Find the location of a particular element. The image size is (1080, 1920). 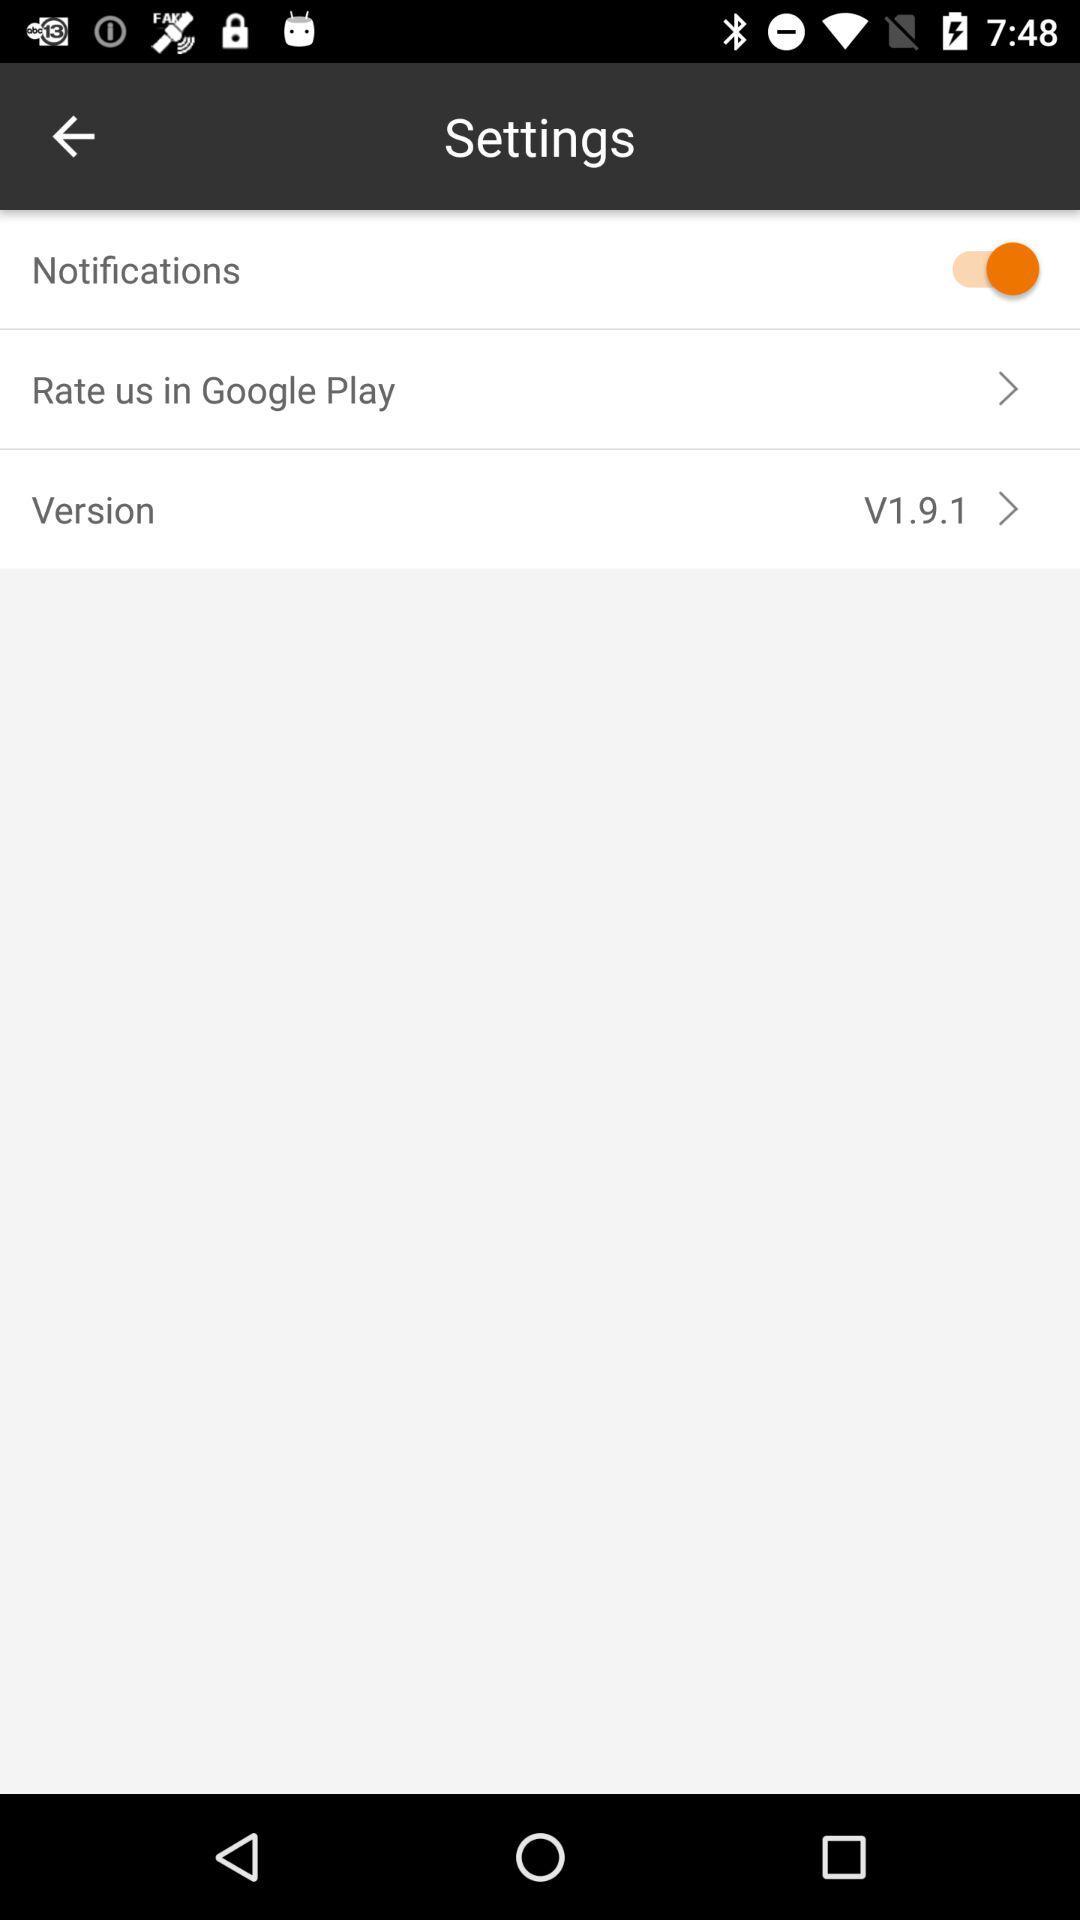

item to the right of the notifications icon is located at coordinates (985, 267).